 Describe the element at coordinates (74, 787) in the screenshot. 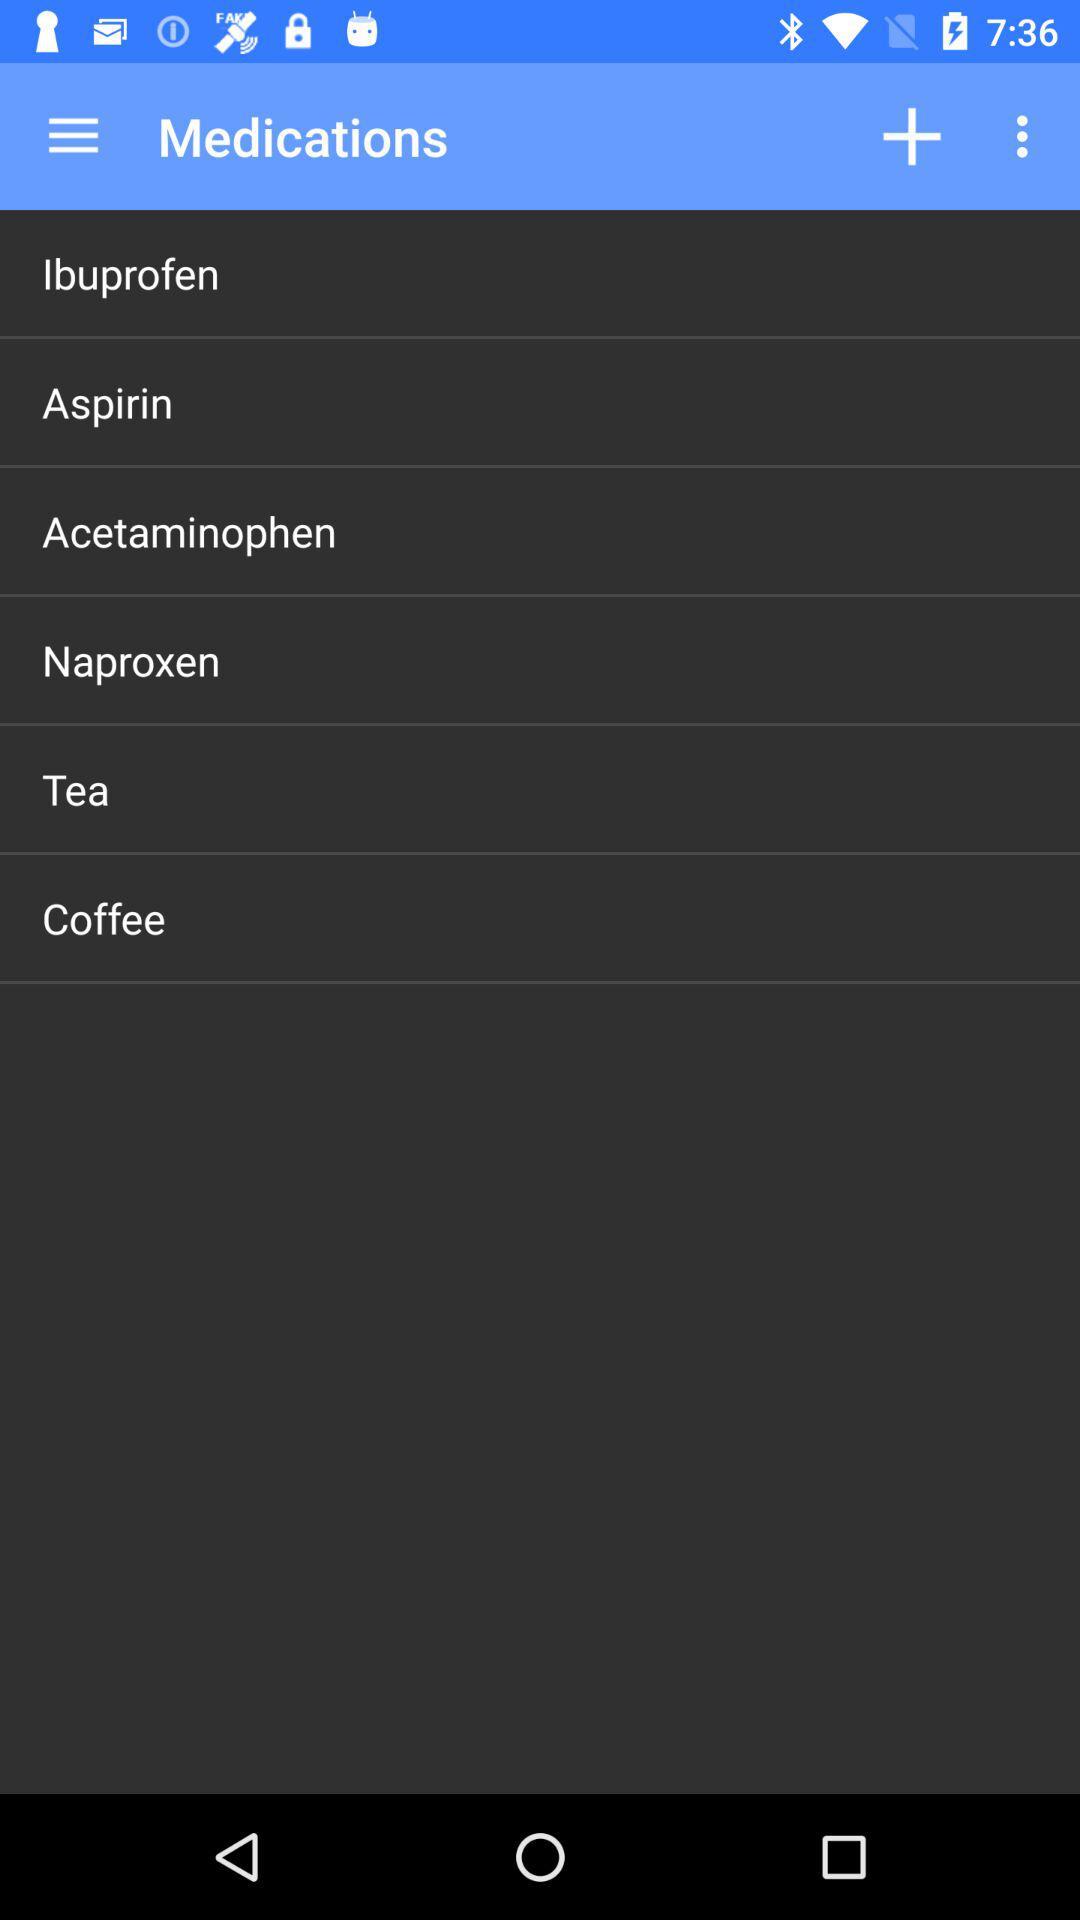

I see `the item above coffee app` at that location.